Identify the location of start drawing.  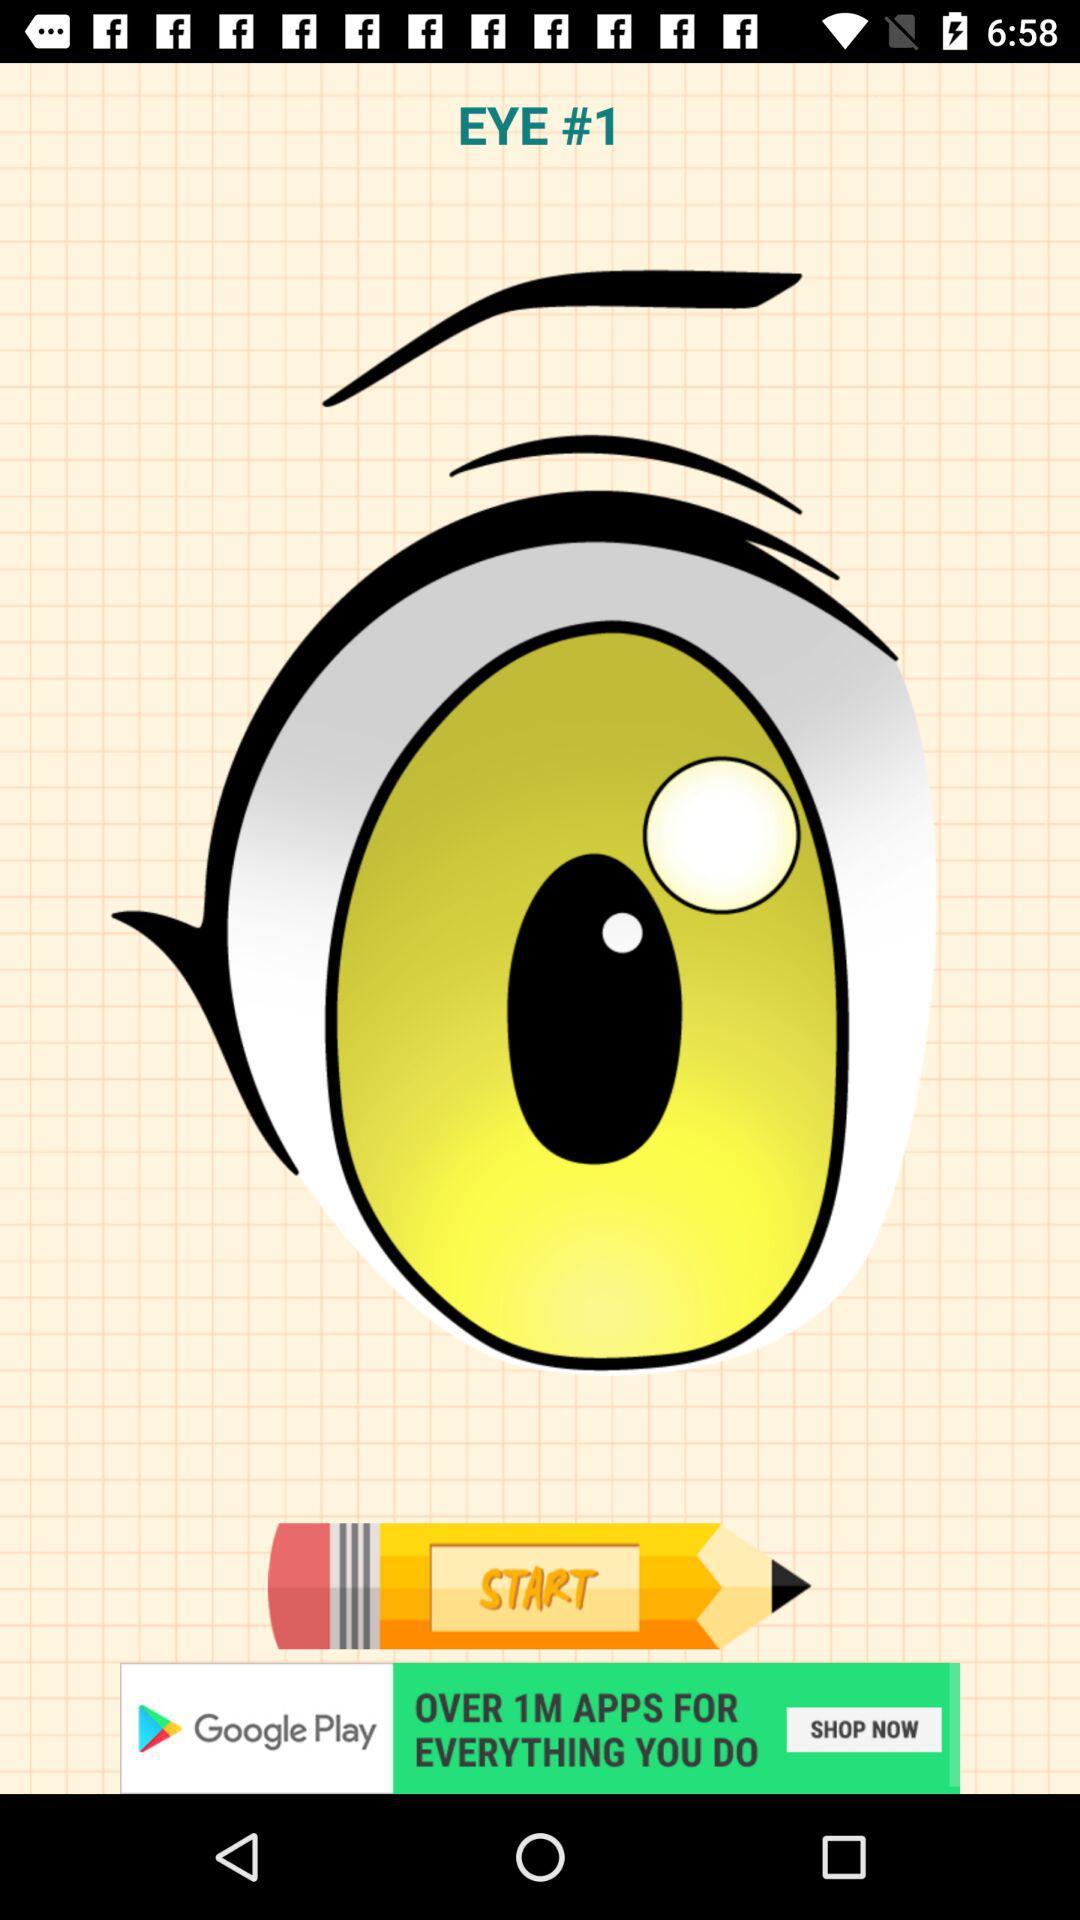
(538, 1585).